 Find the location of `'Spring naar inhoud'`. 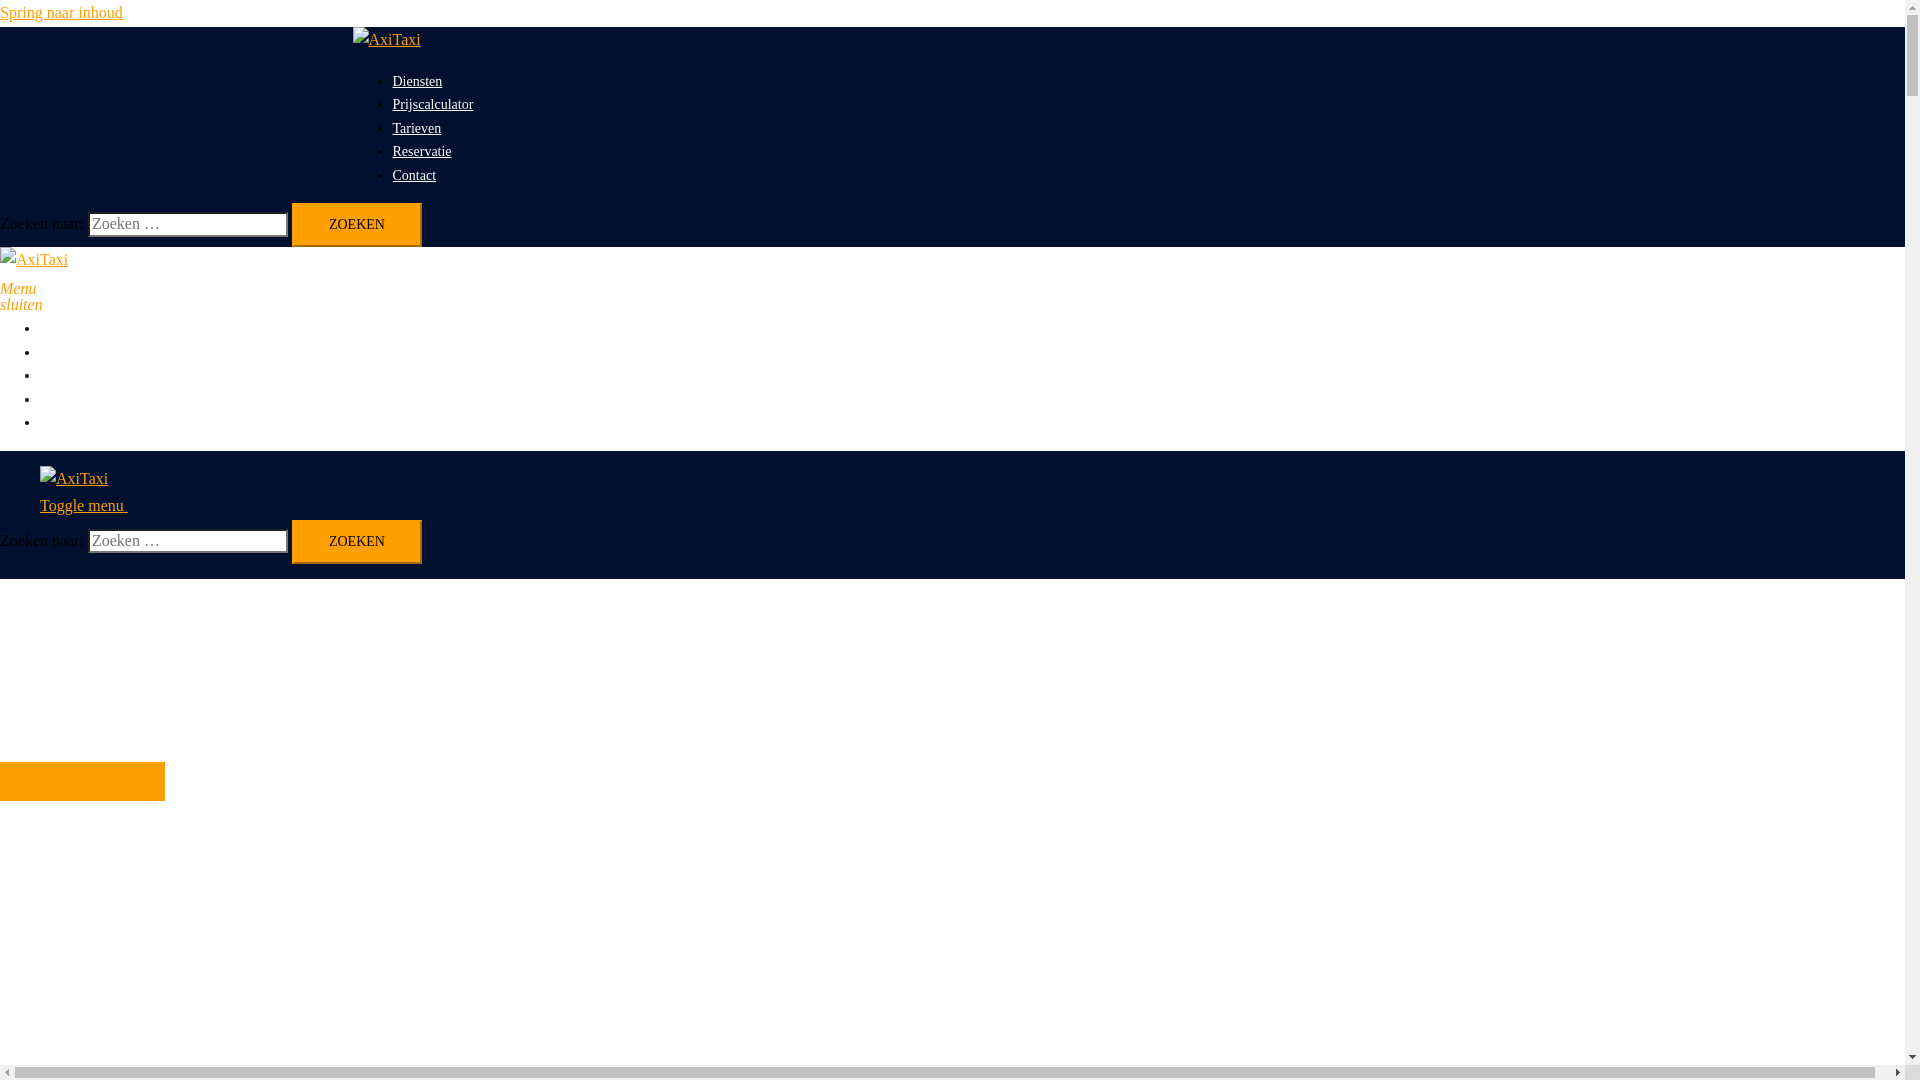

'Spring naar inhoud' is located at coordinates (61, 12).